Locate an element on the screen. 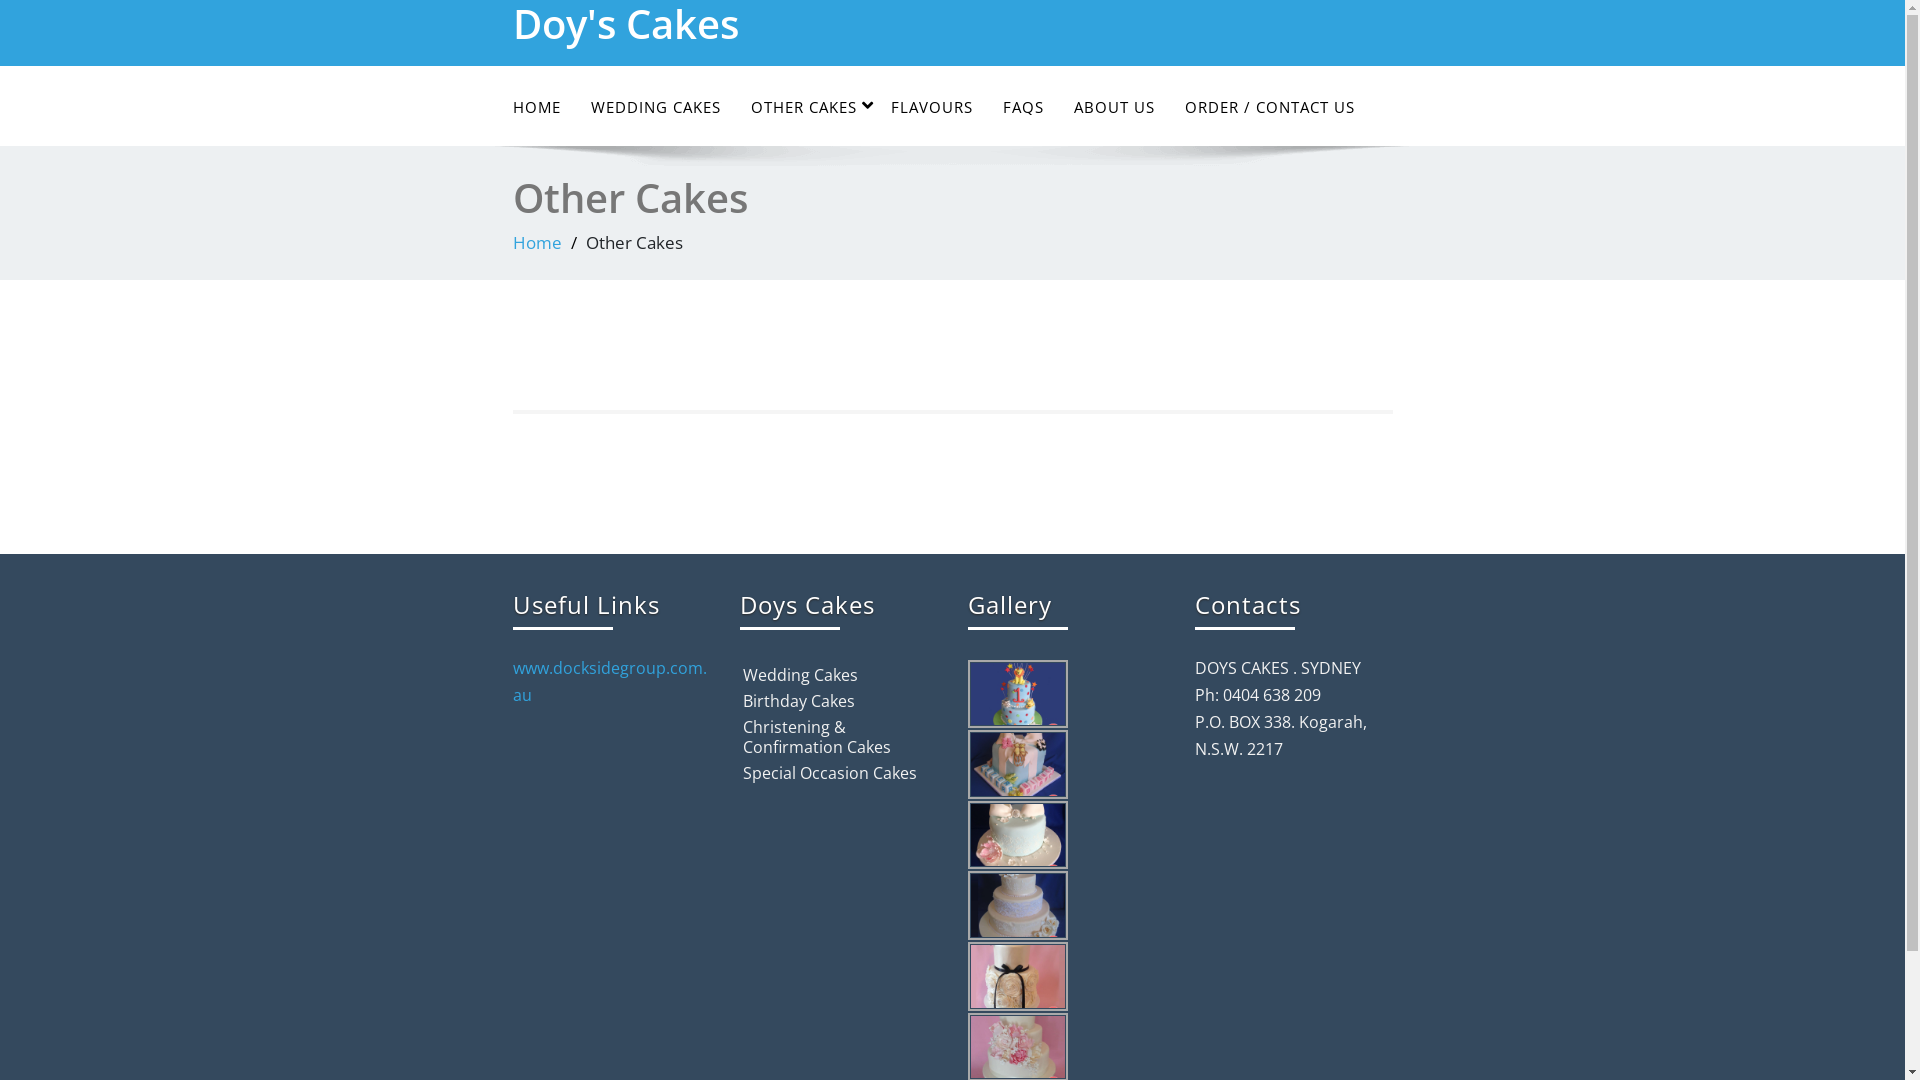 The width and height of the screenshot is (1920, 1080). 'Christening & Confirmation Cakes' is located at coordinates (816, 736).